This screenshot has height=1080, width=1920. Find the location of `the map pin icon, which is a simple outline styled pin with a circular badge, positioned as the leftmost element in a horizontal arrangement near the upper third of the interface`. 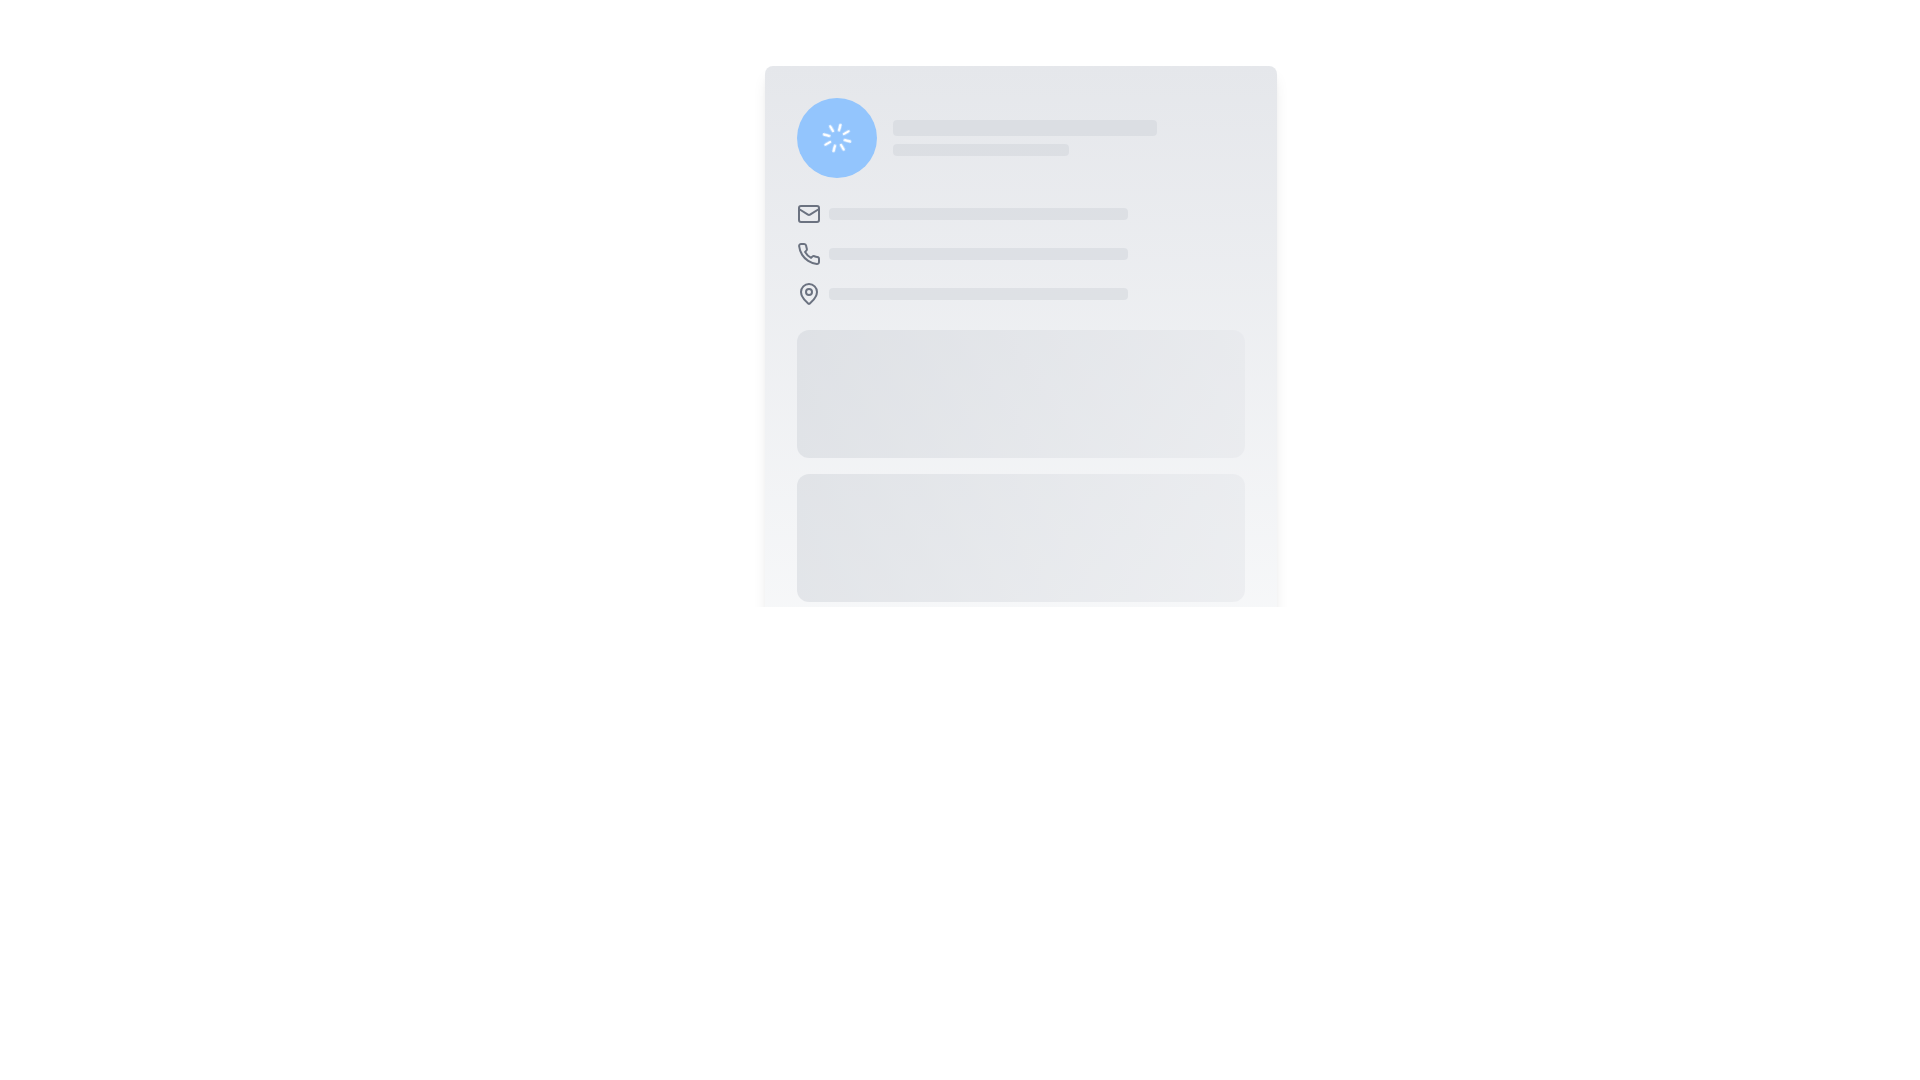

the map pin icon, which is a simple outline styled pin with a circular badge, positioned as the leftmost element in a horizontal arrangement near the upper third of the interface is located at coordinates (808, 293).